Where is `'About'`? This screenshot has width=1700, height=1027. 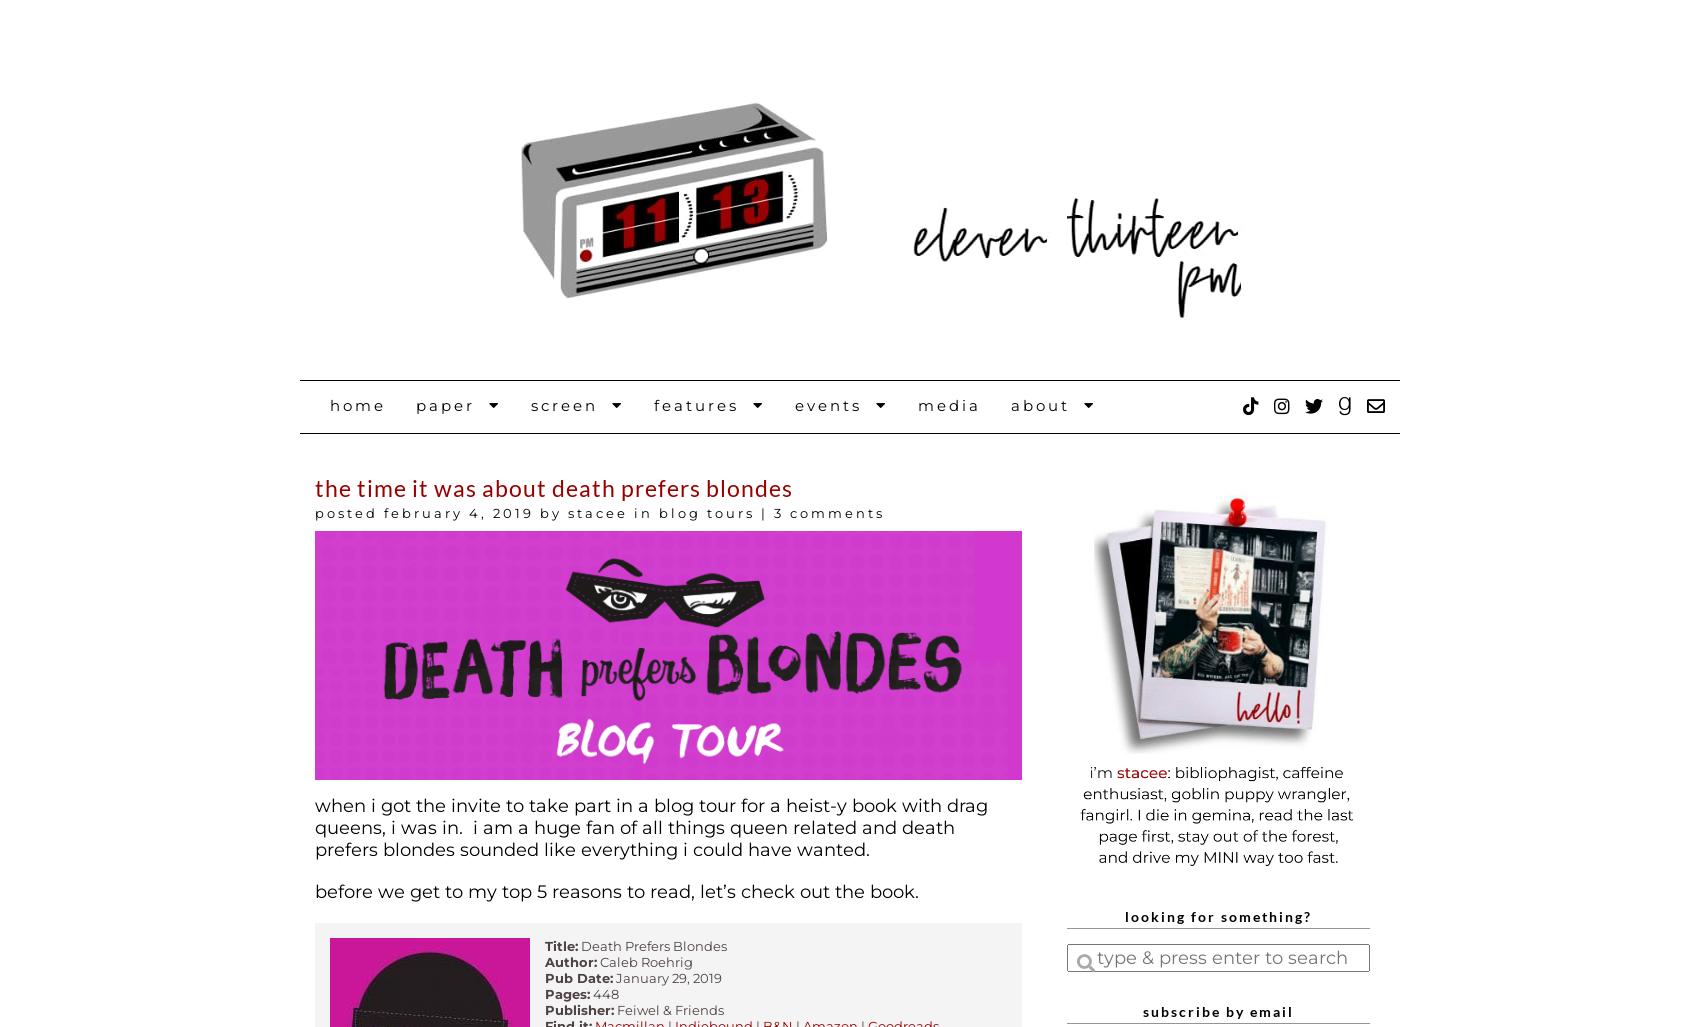
'About' is located at coordinates (1046, 404).